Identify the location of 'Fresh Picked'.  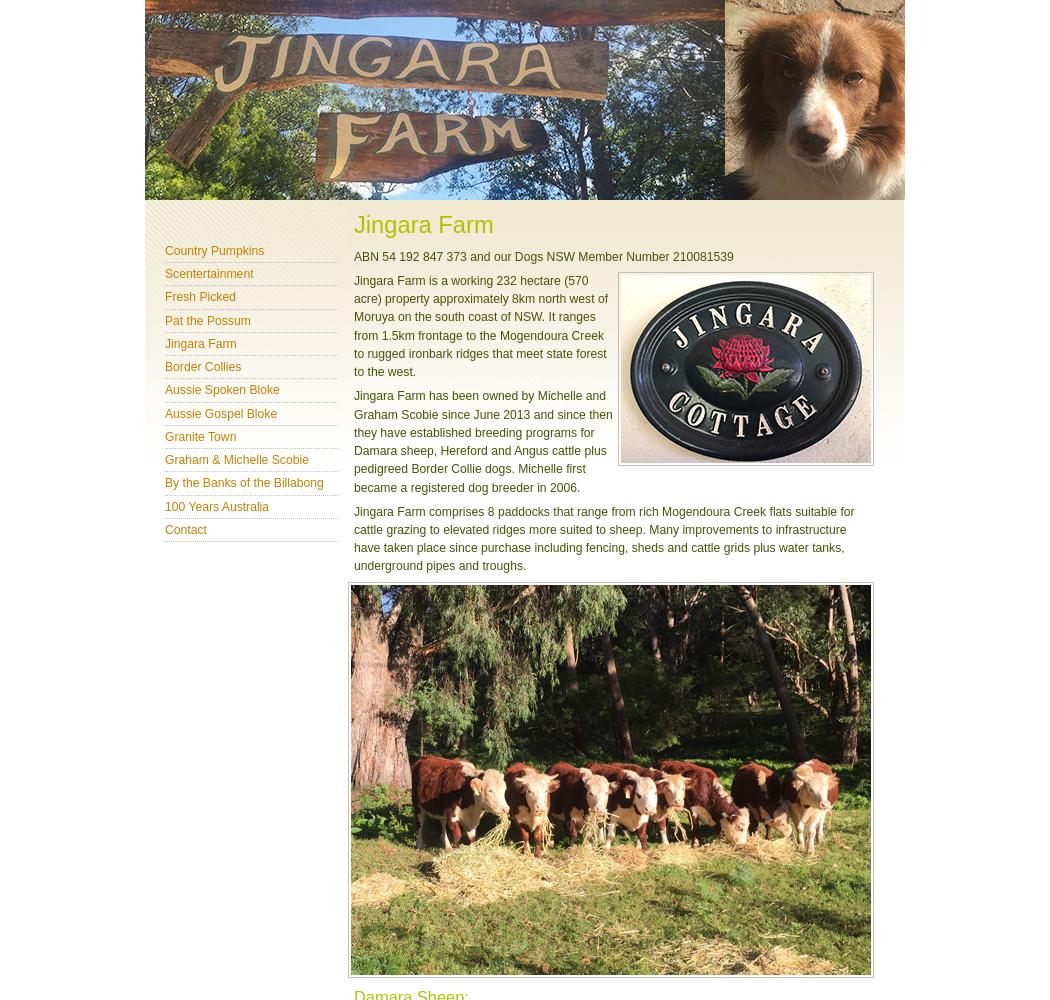
(199, 297).